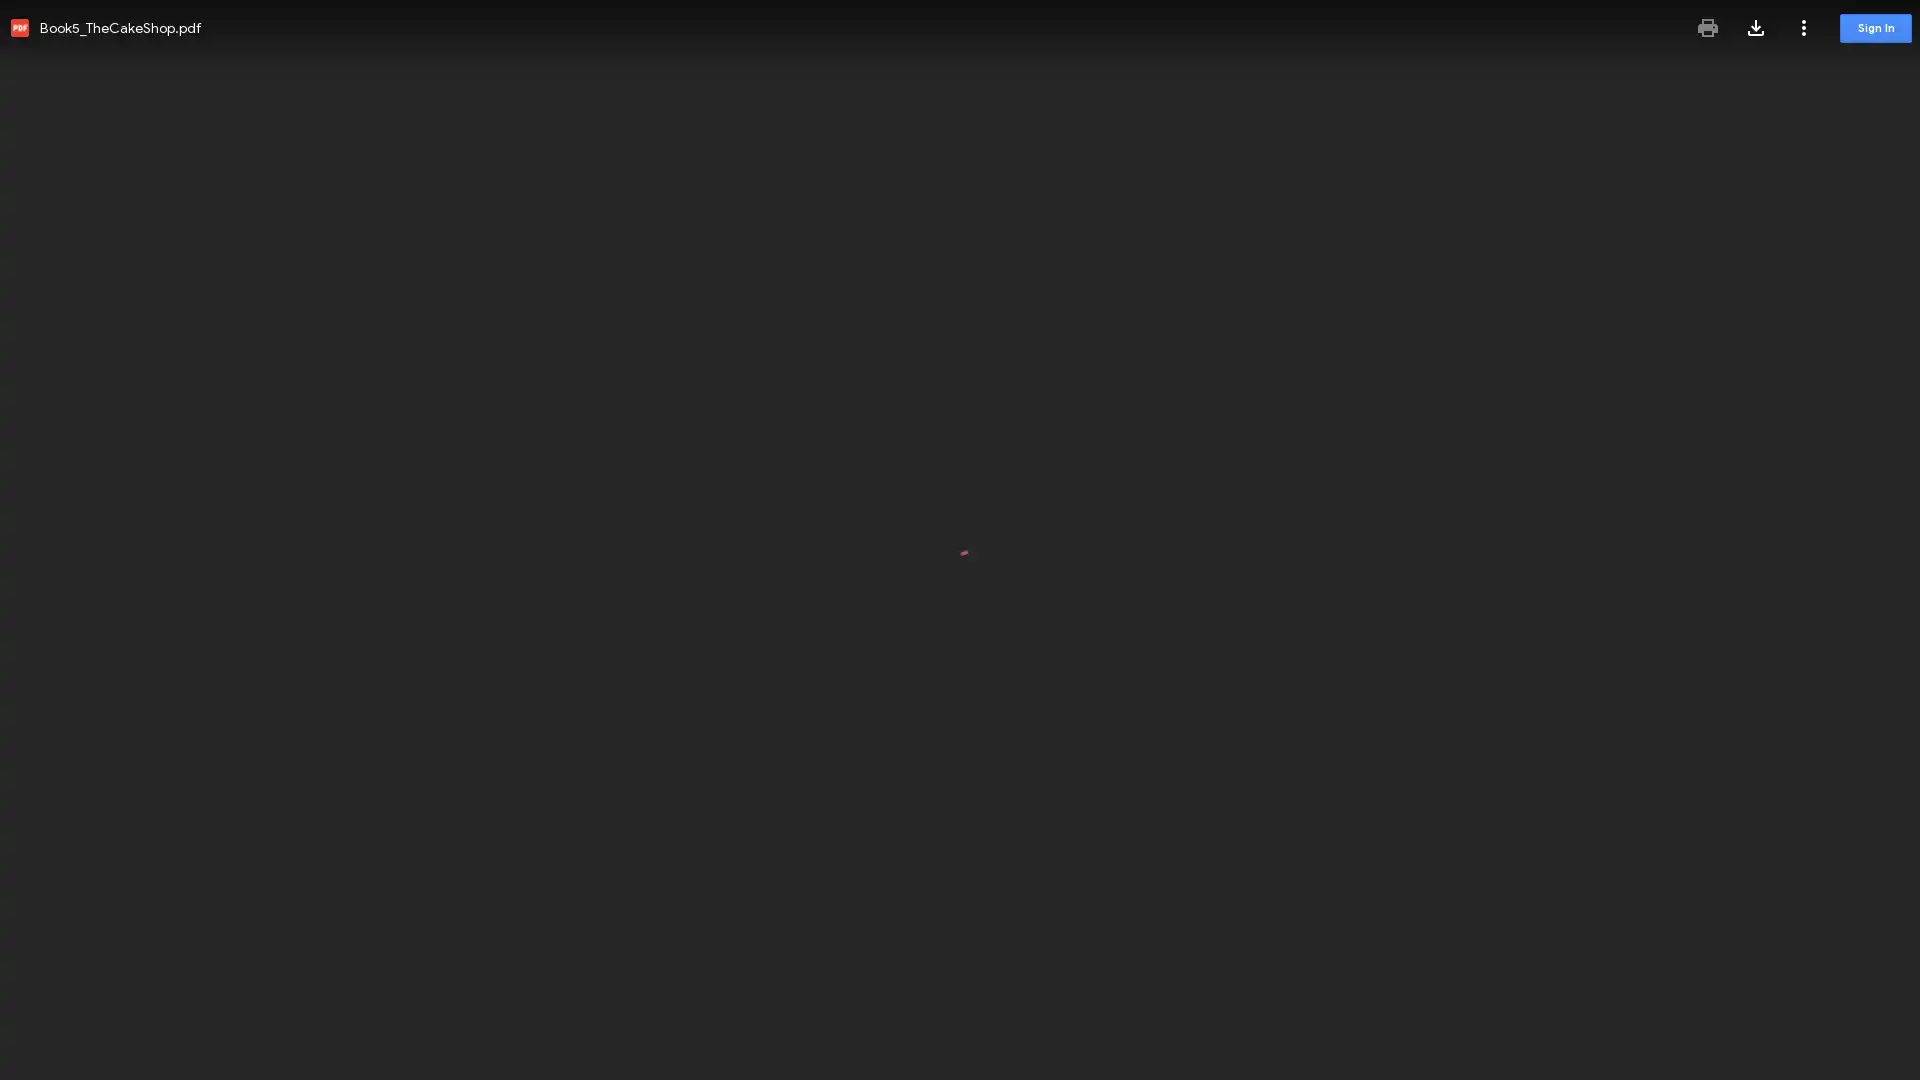 The height and width of the screenshot is (1080, 1920). Describe the element at coordinates (1875, 28) in the screenshot. I see `Sign In` at that location.